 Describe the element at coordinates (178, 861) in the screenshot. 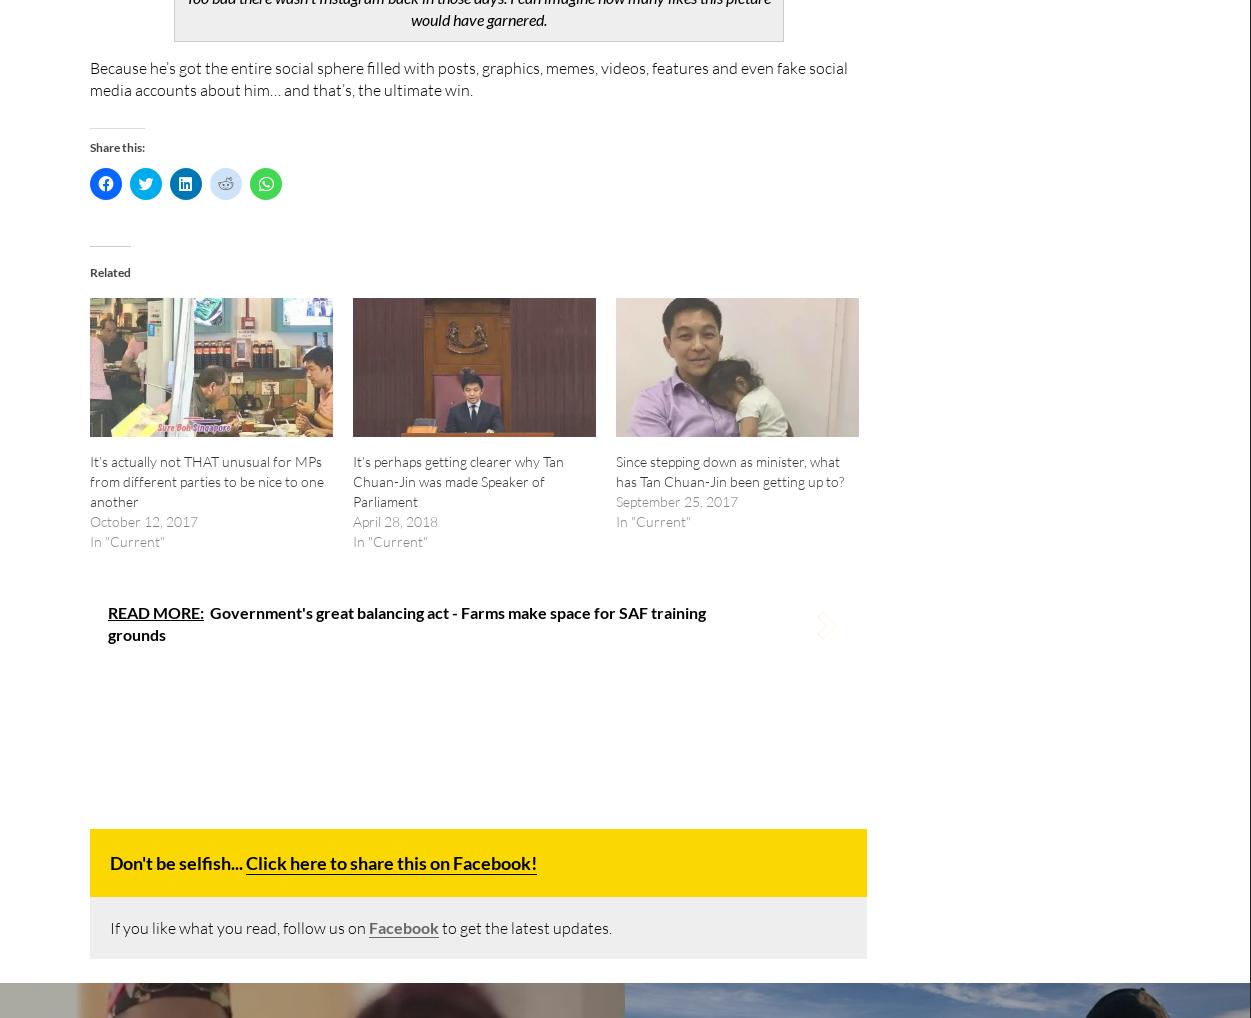

I see `'Don't be selfish...'` at that location.